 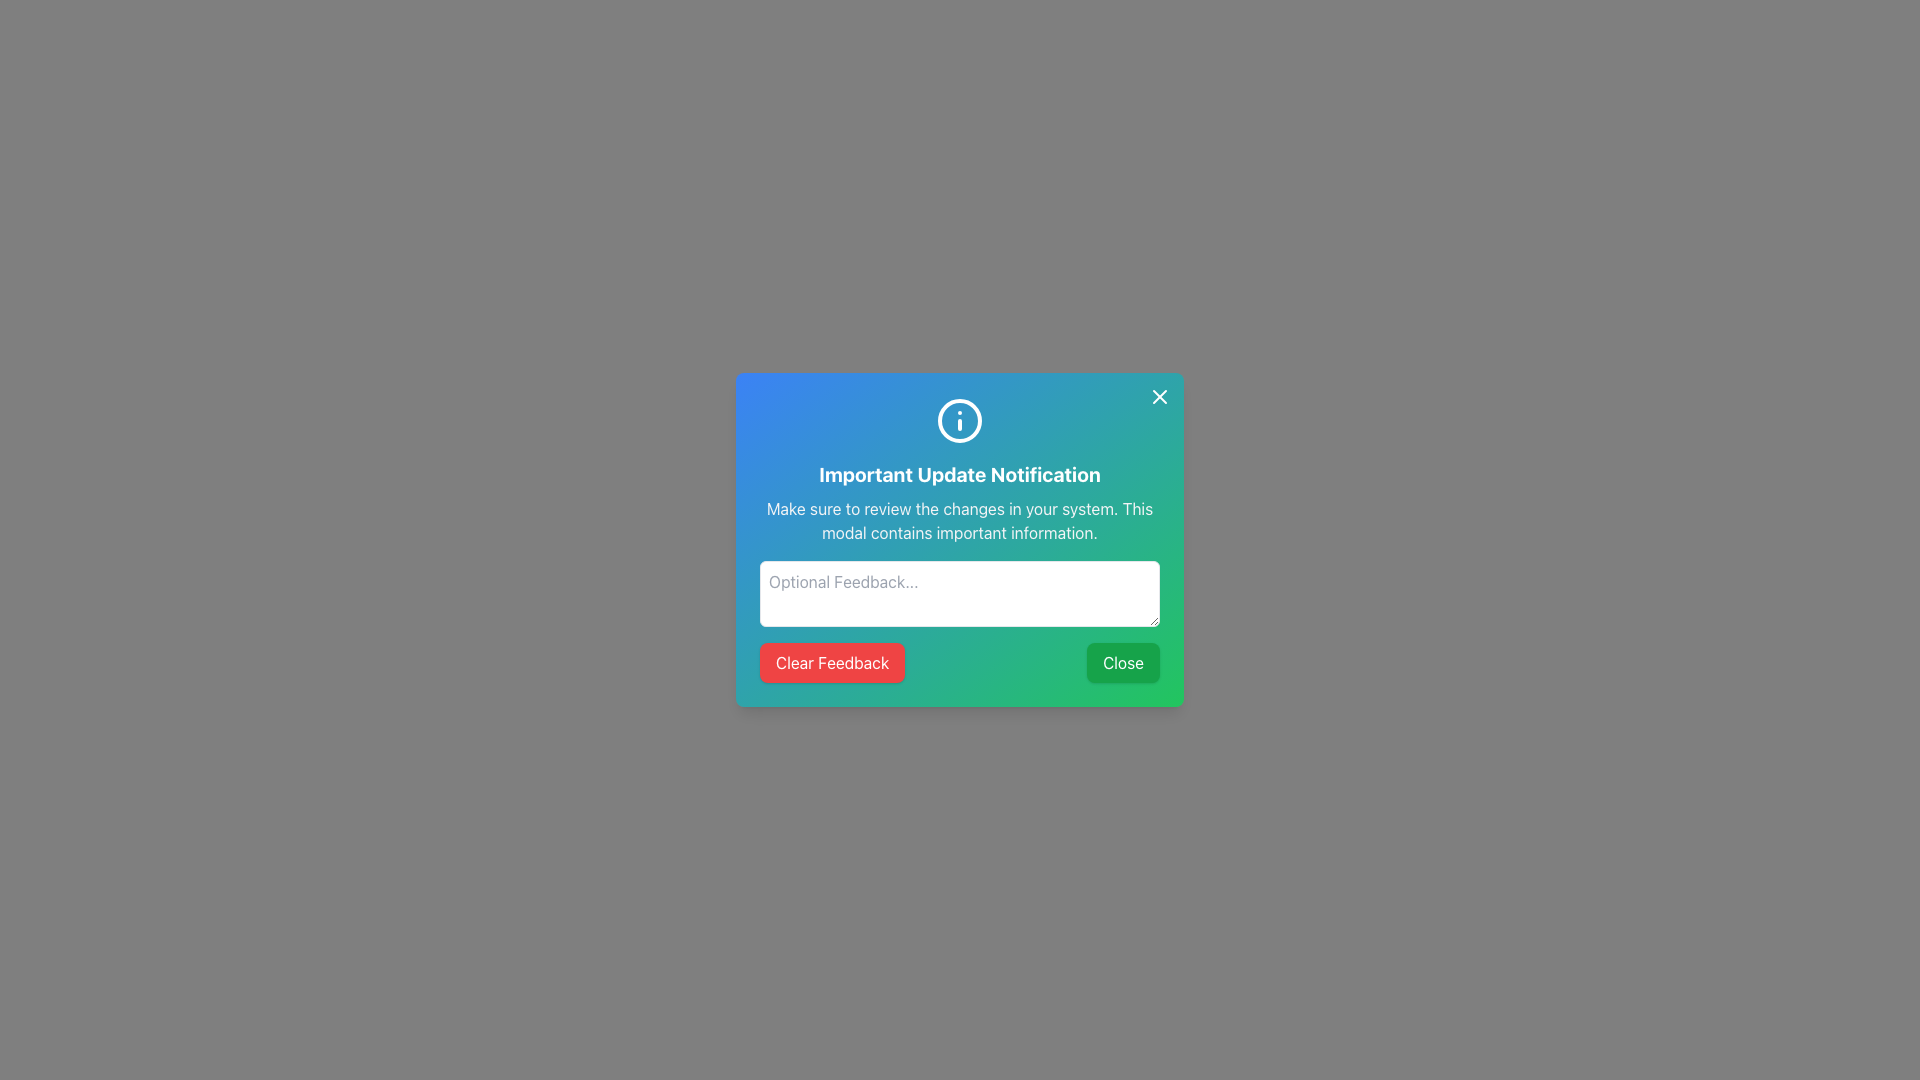 I want to click on the circular icon with a white outline and 'i' symbol, located in the top-center area of the modal above the 'Important Update Notification' title, so click(x=960, y=419).